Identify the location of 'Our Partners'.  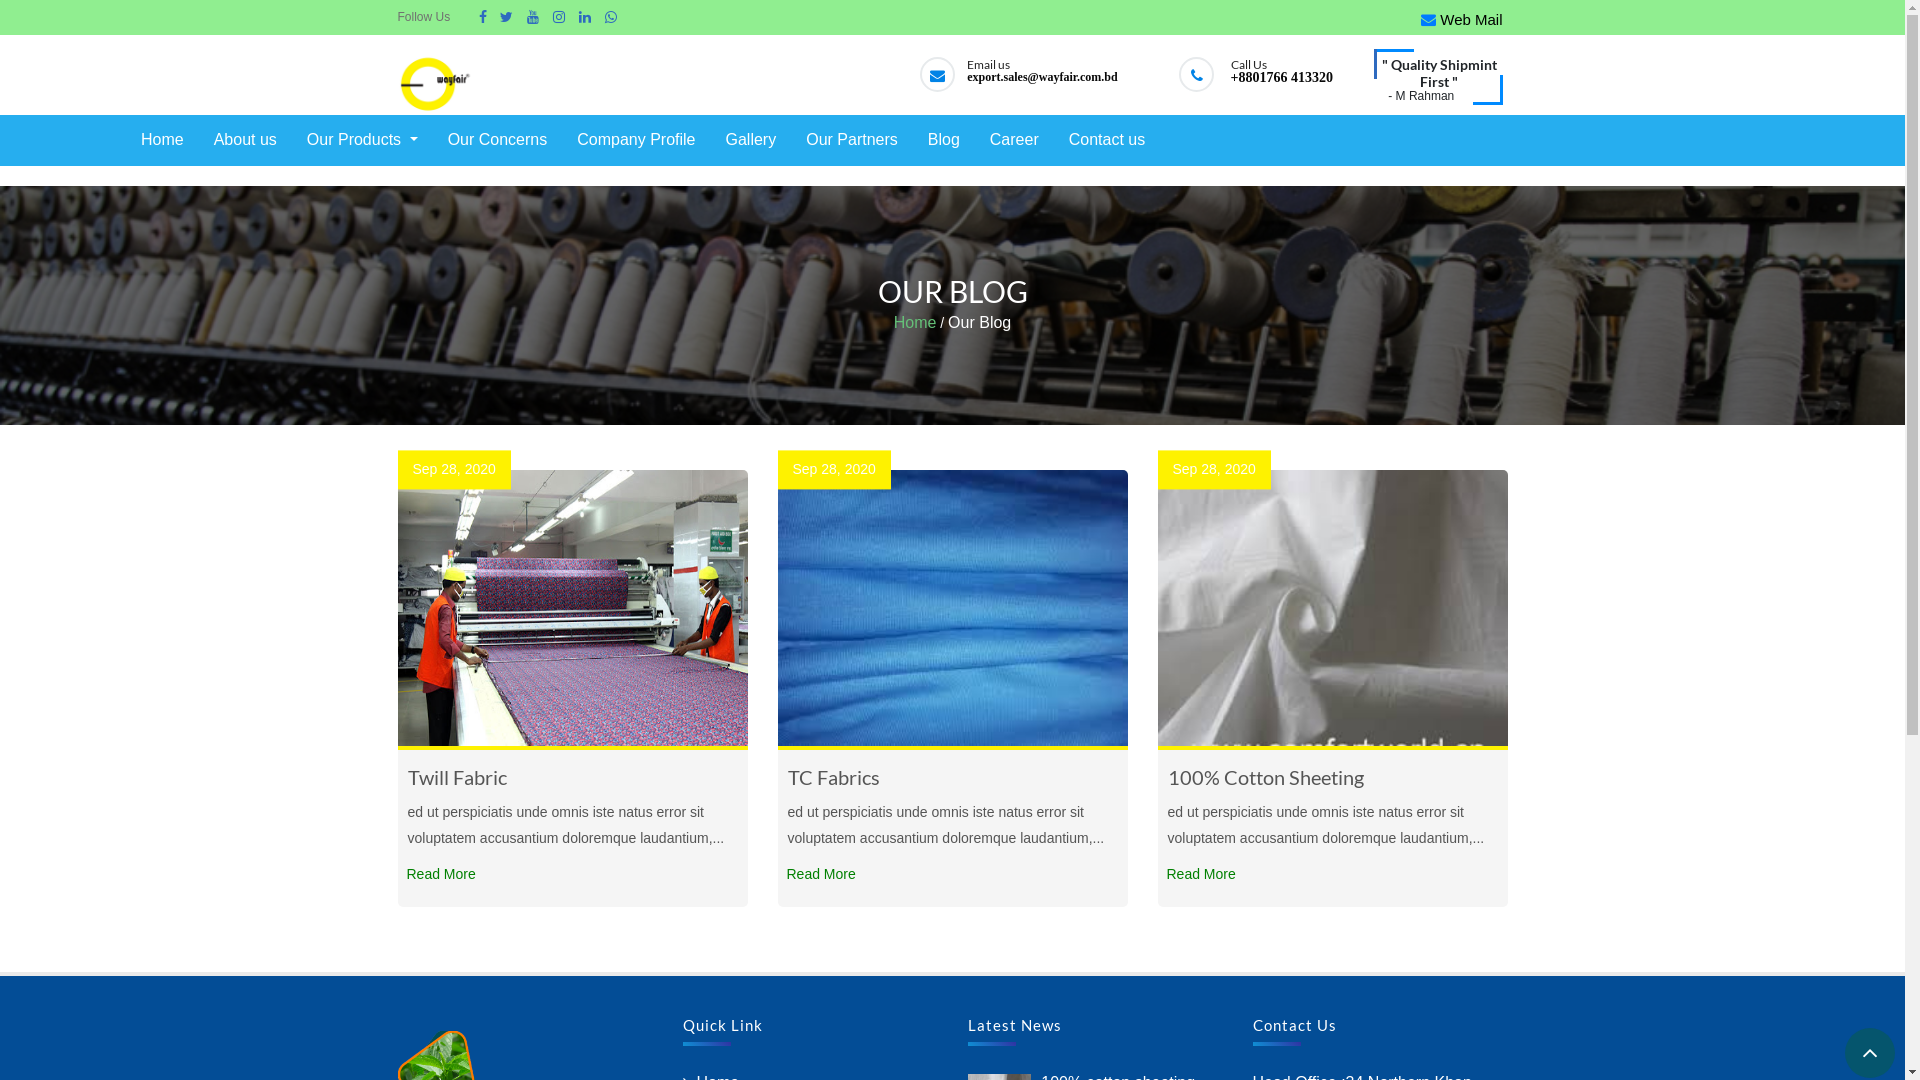
(851, 139).